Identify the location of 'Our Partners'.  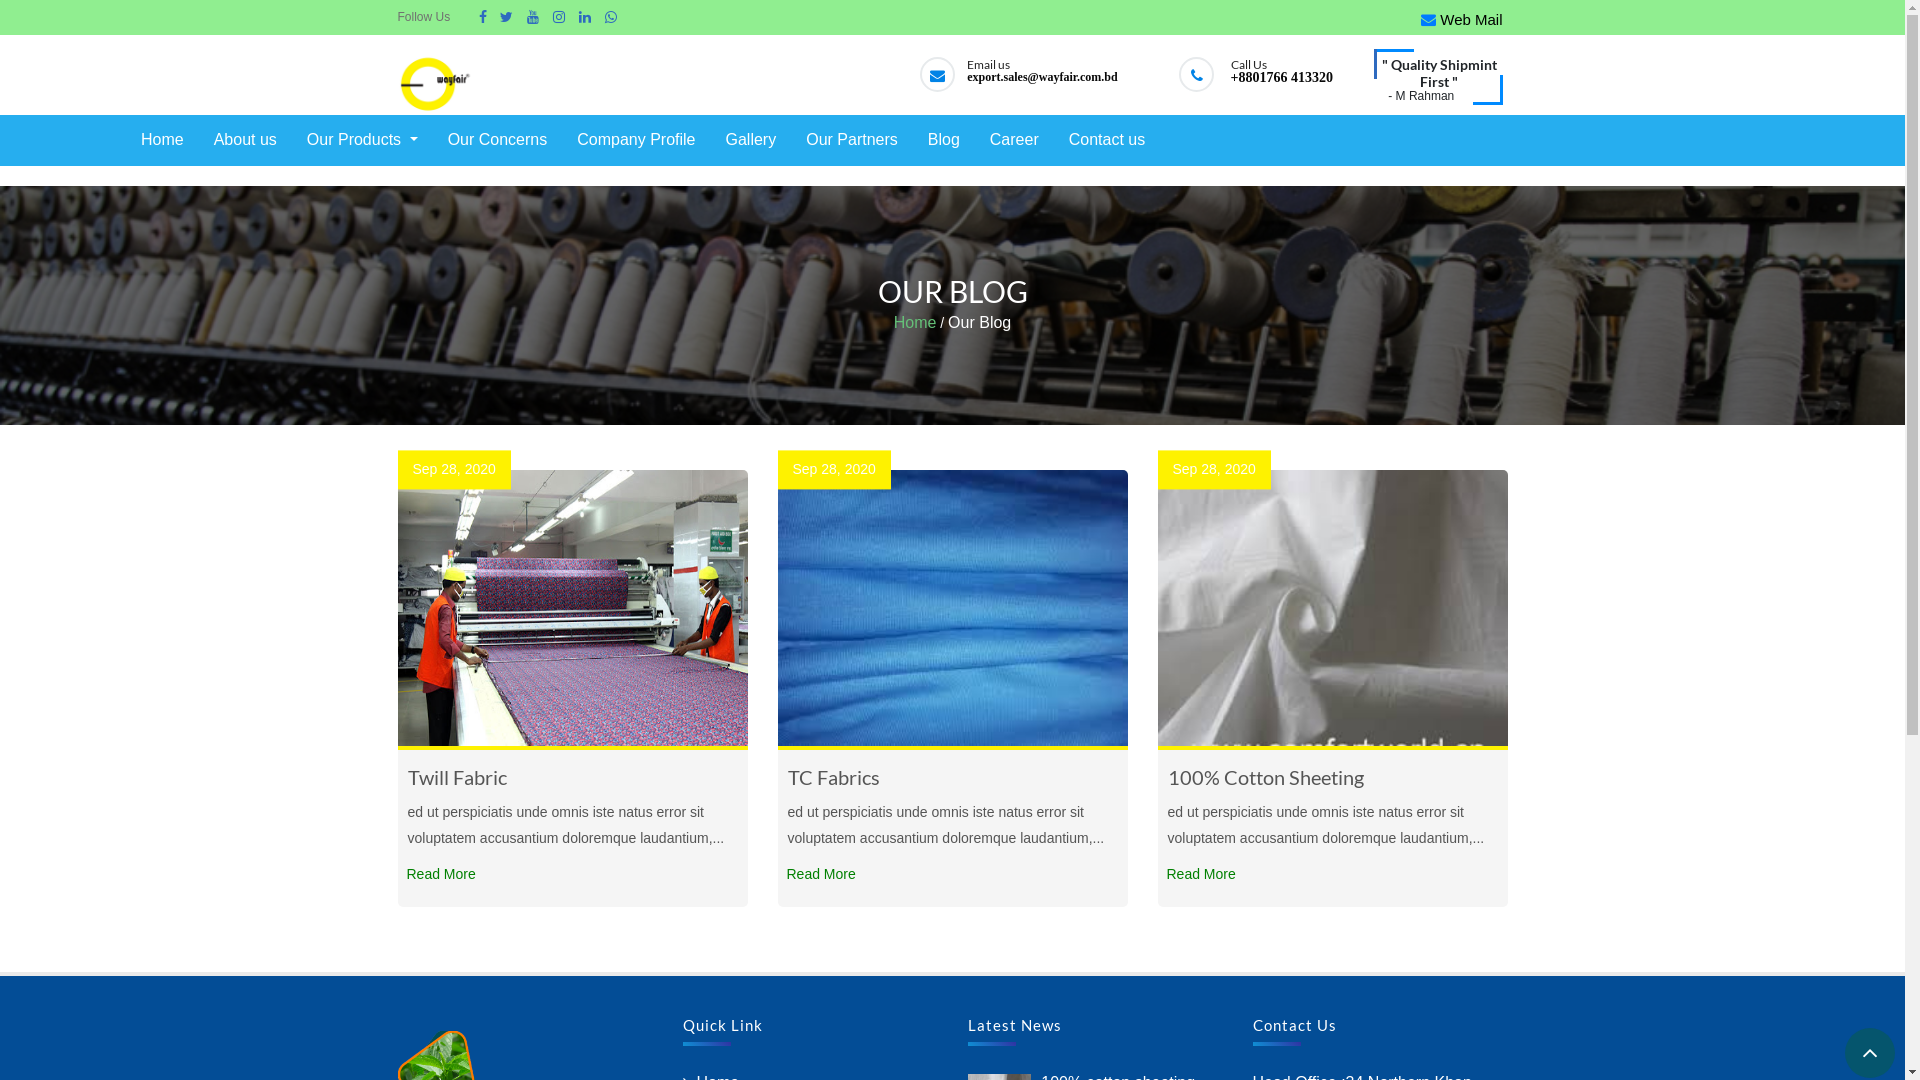
(851, 139).